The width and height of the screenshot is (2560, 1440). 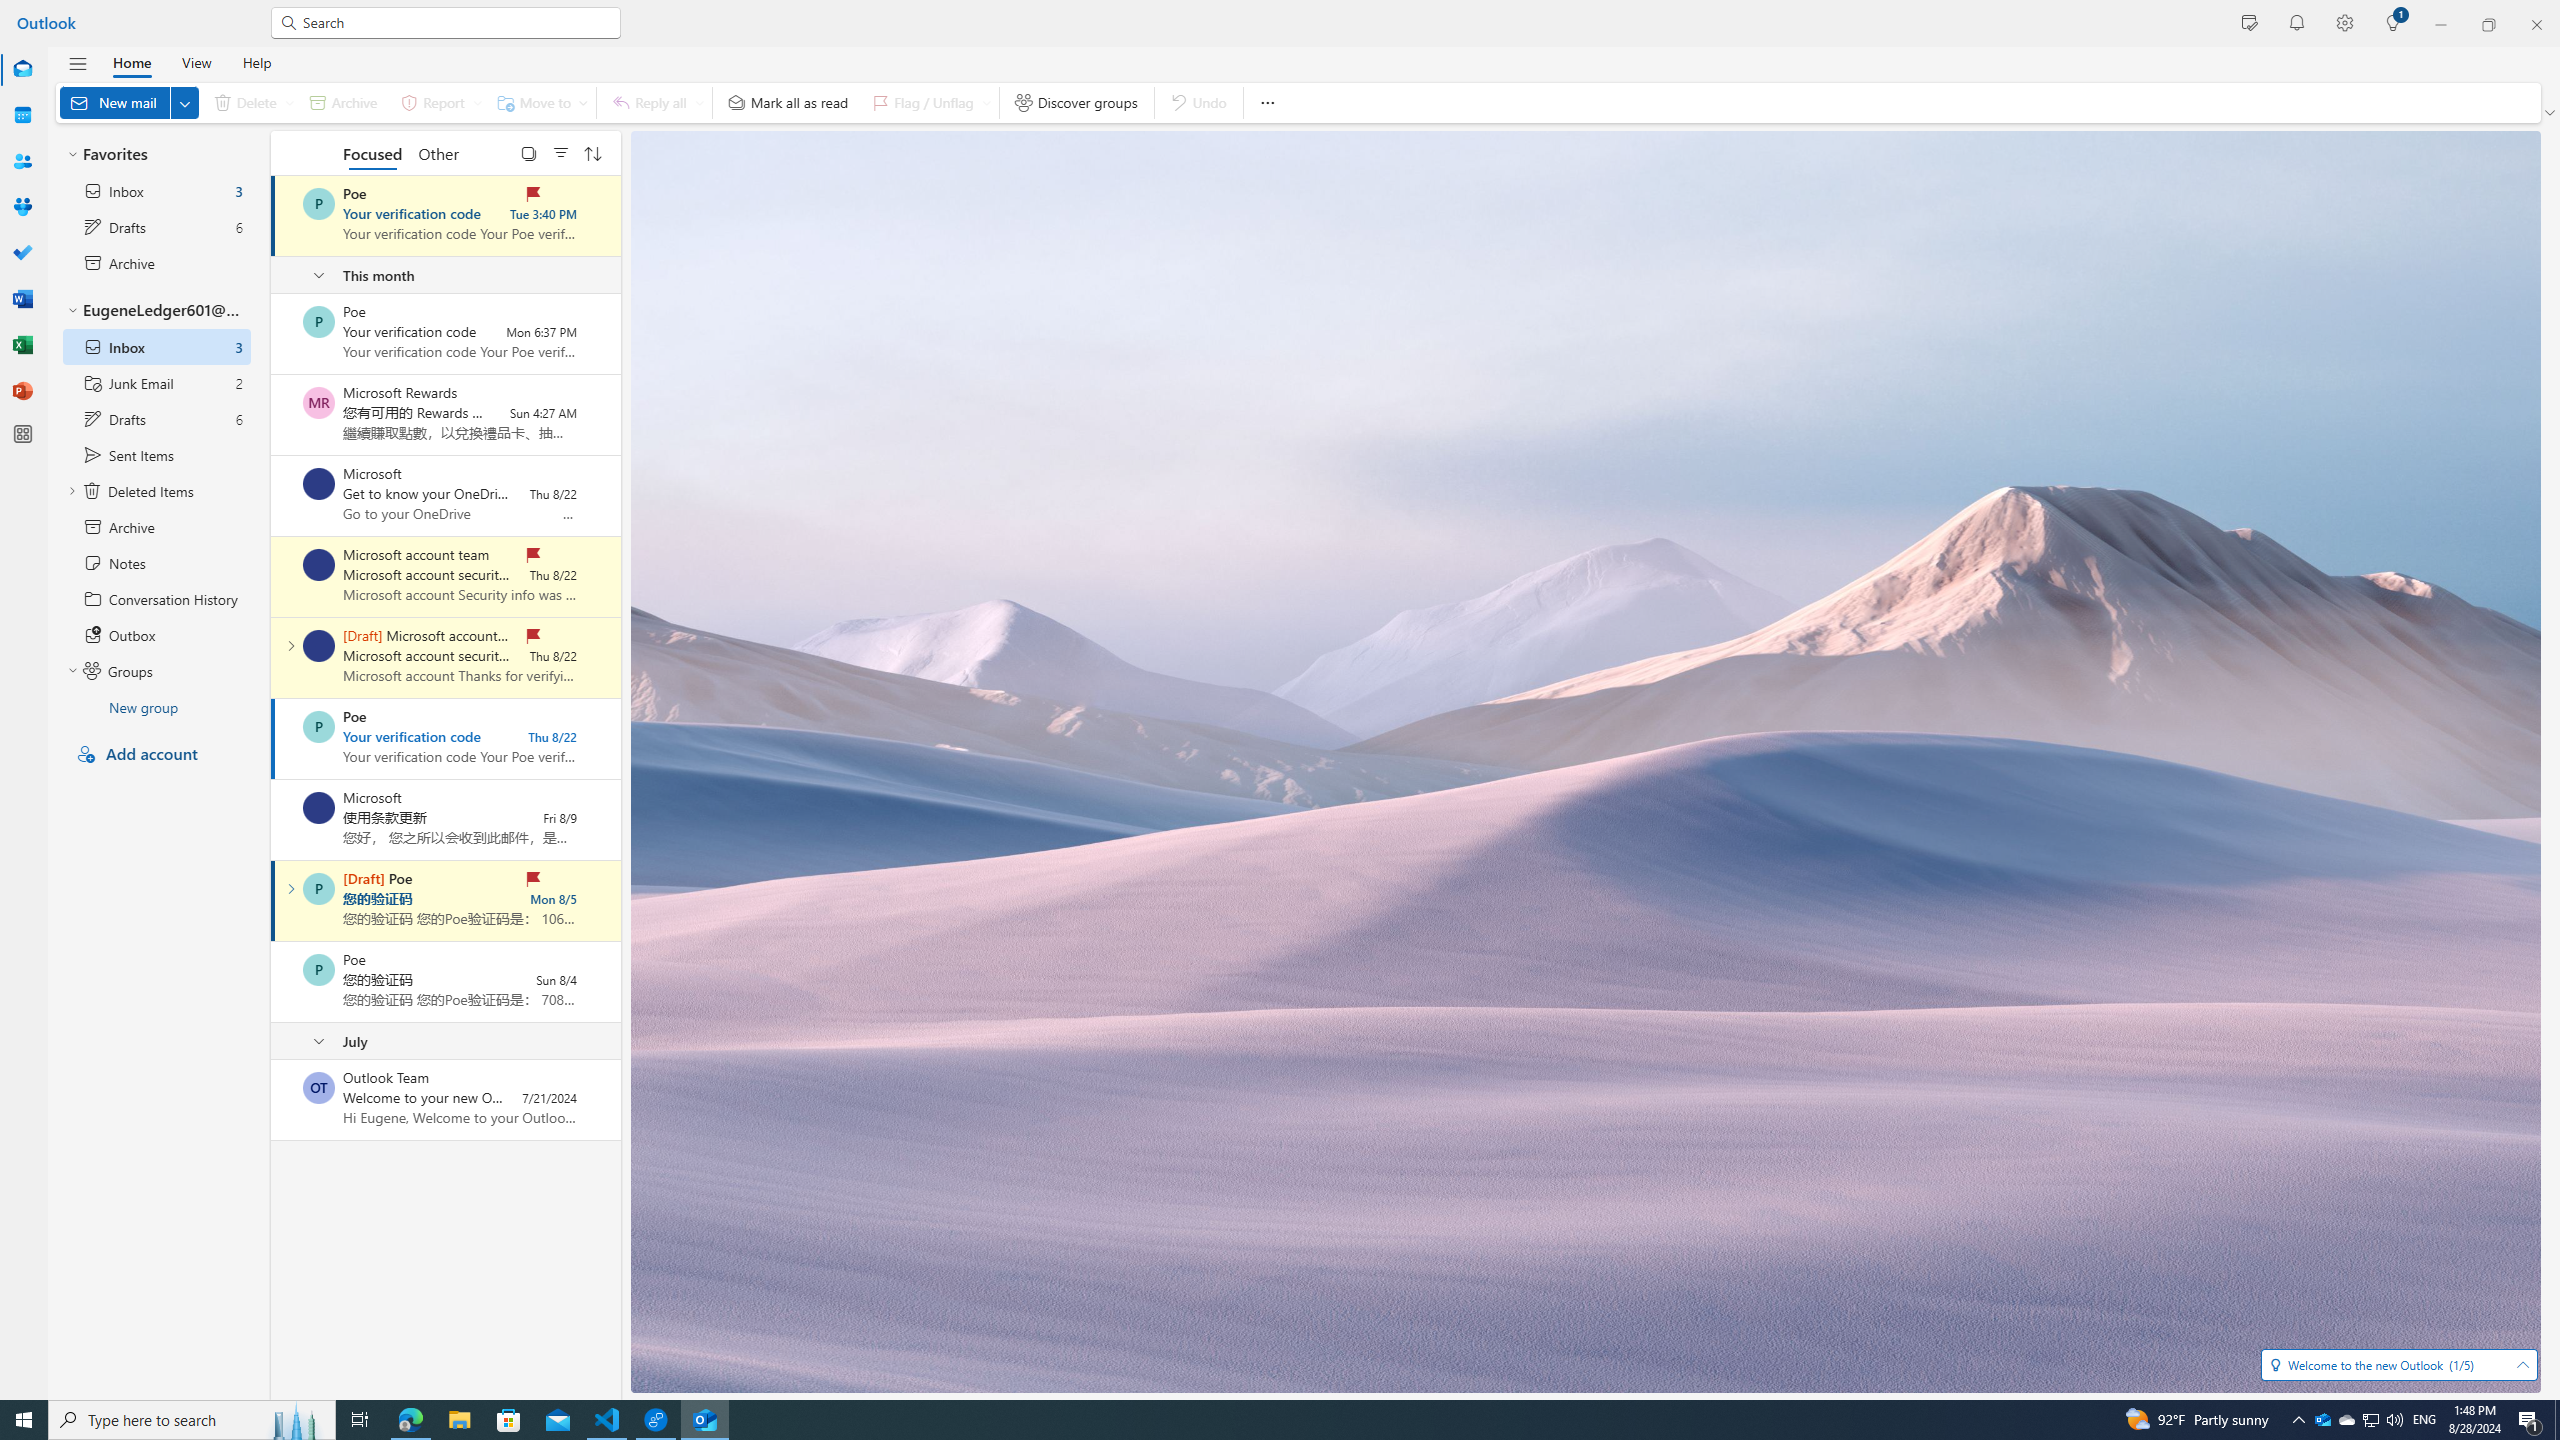 I want to click on 'Mail', so click(x=23, y=68).